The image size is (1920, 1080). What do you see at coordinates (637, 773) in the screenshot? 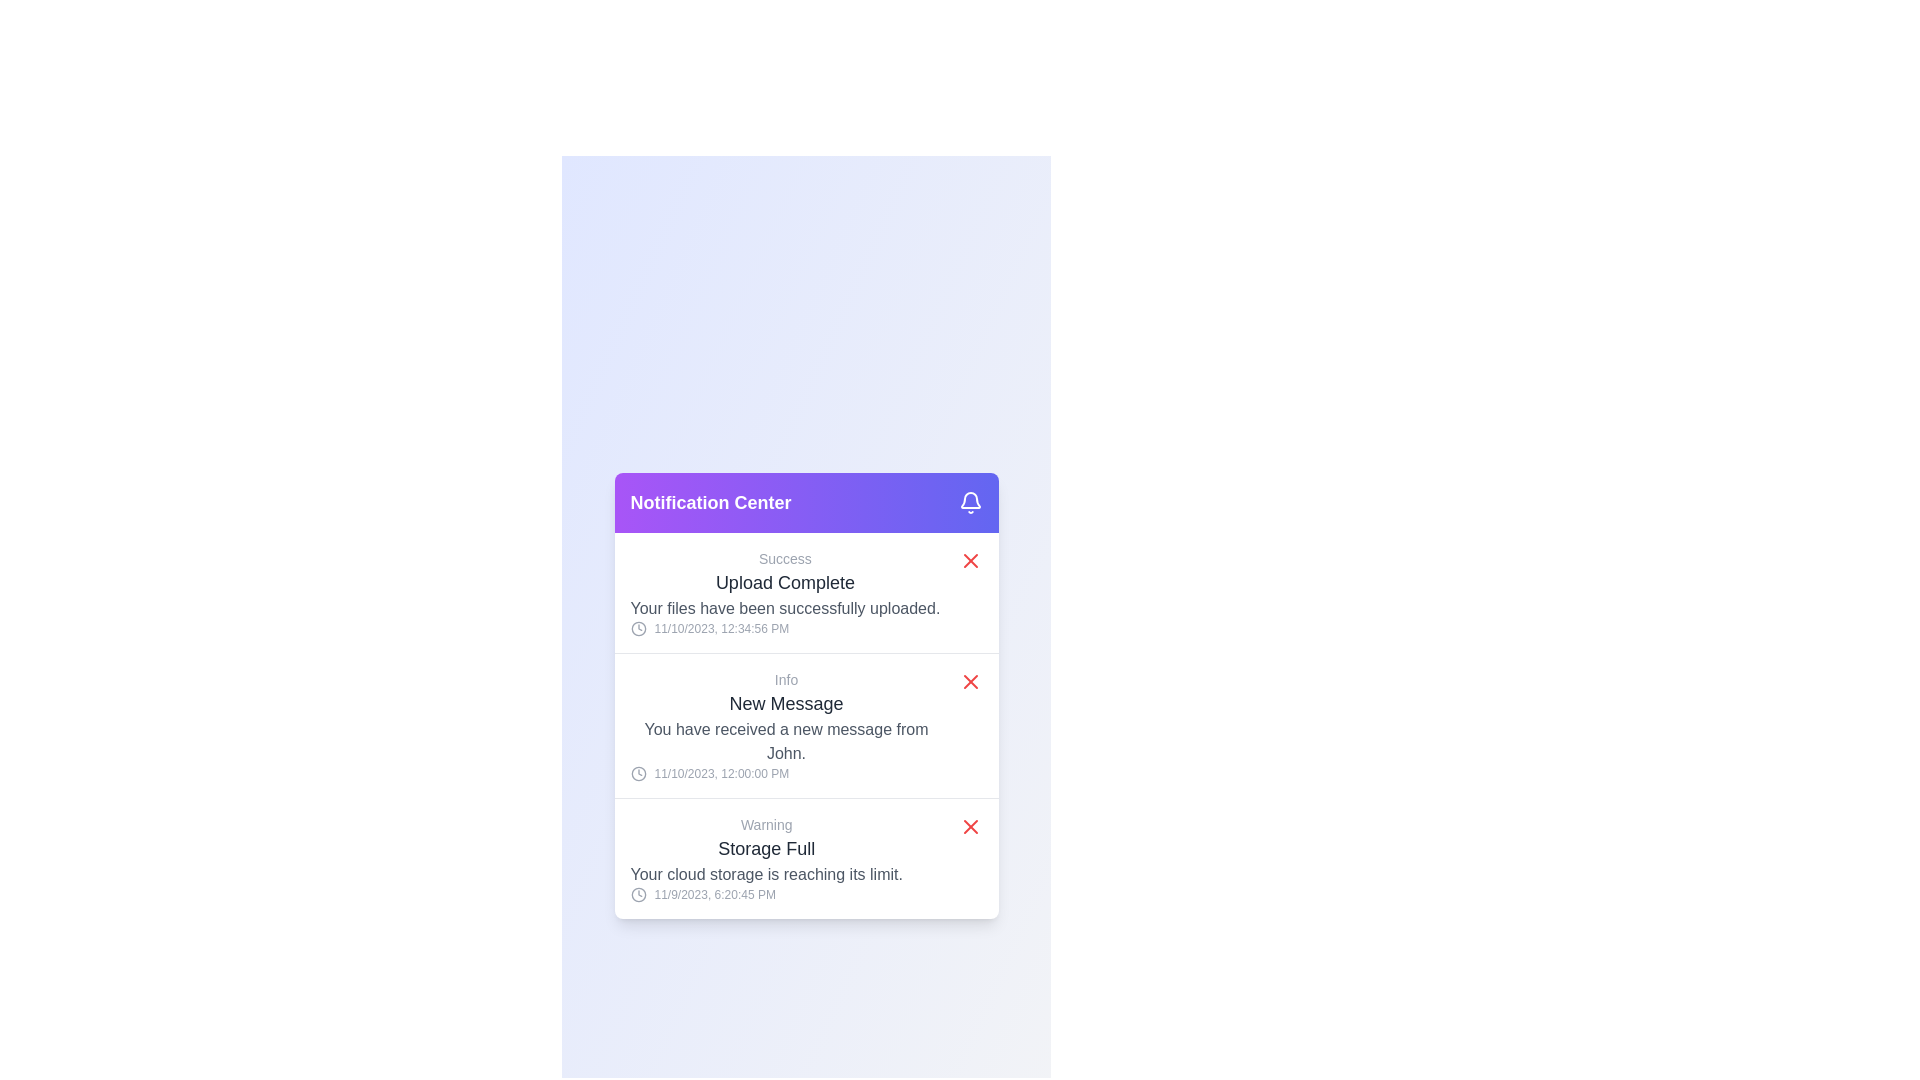
I see `the SVG circle element which represents the outline of a clock face in the second notification card, located to the left of the timestamp '11/10/2023, 12:00:00 PM'` at bounding box center [637, 773].